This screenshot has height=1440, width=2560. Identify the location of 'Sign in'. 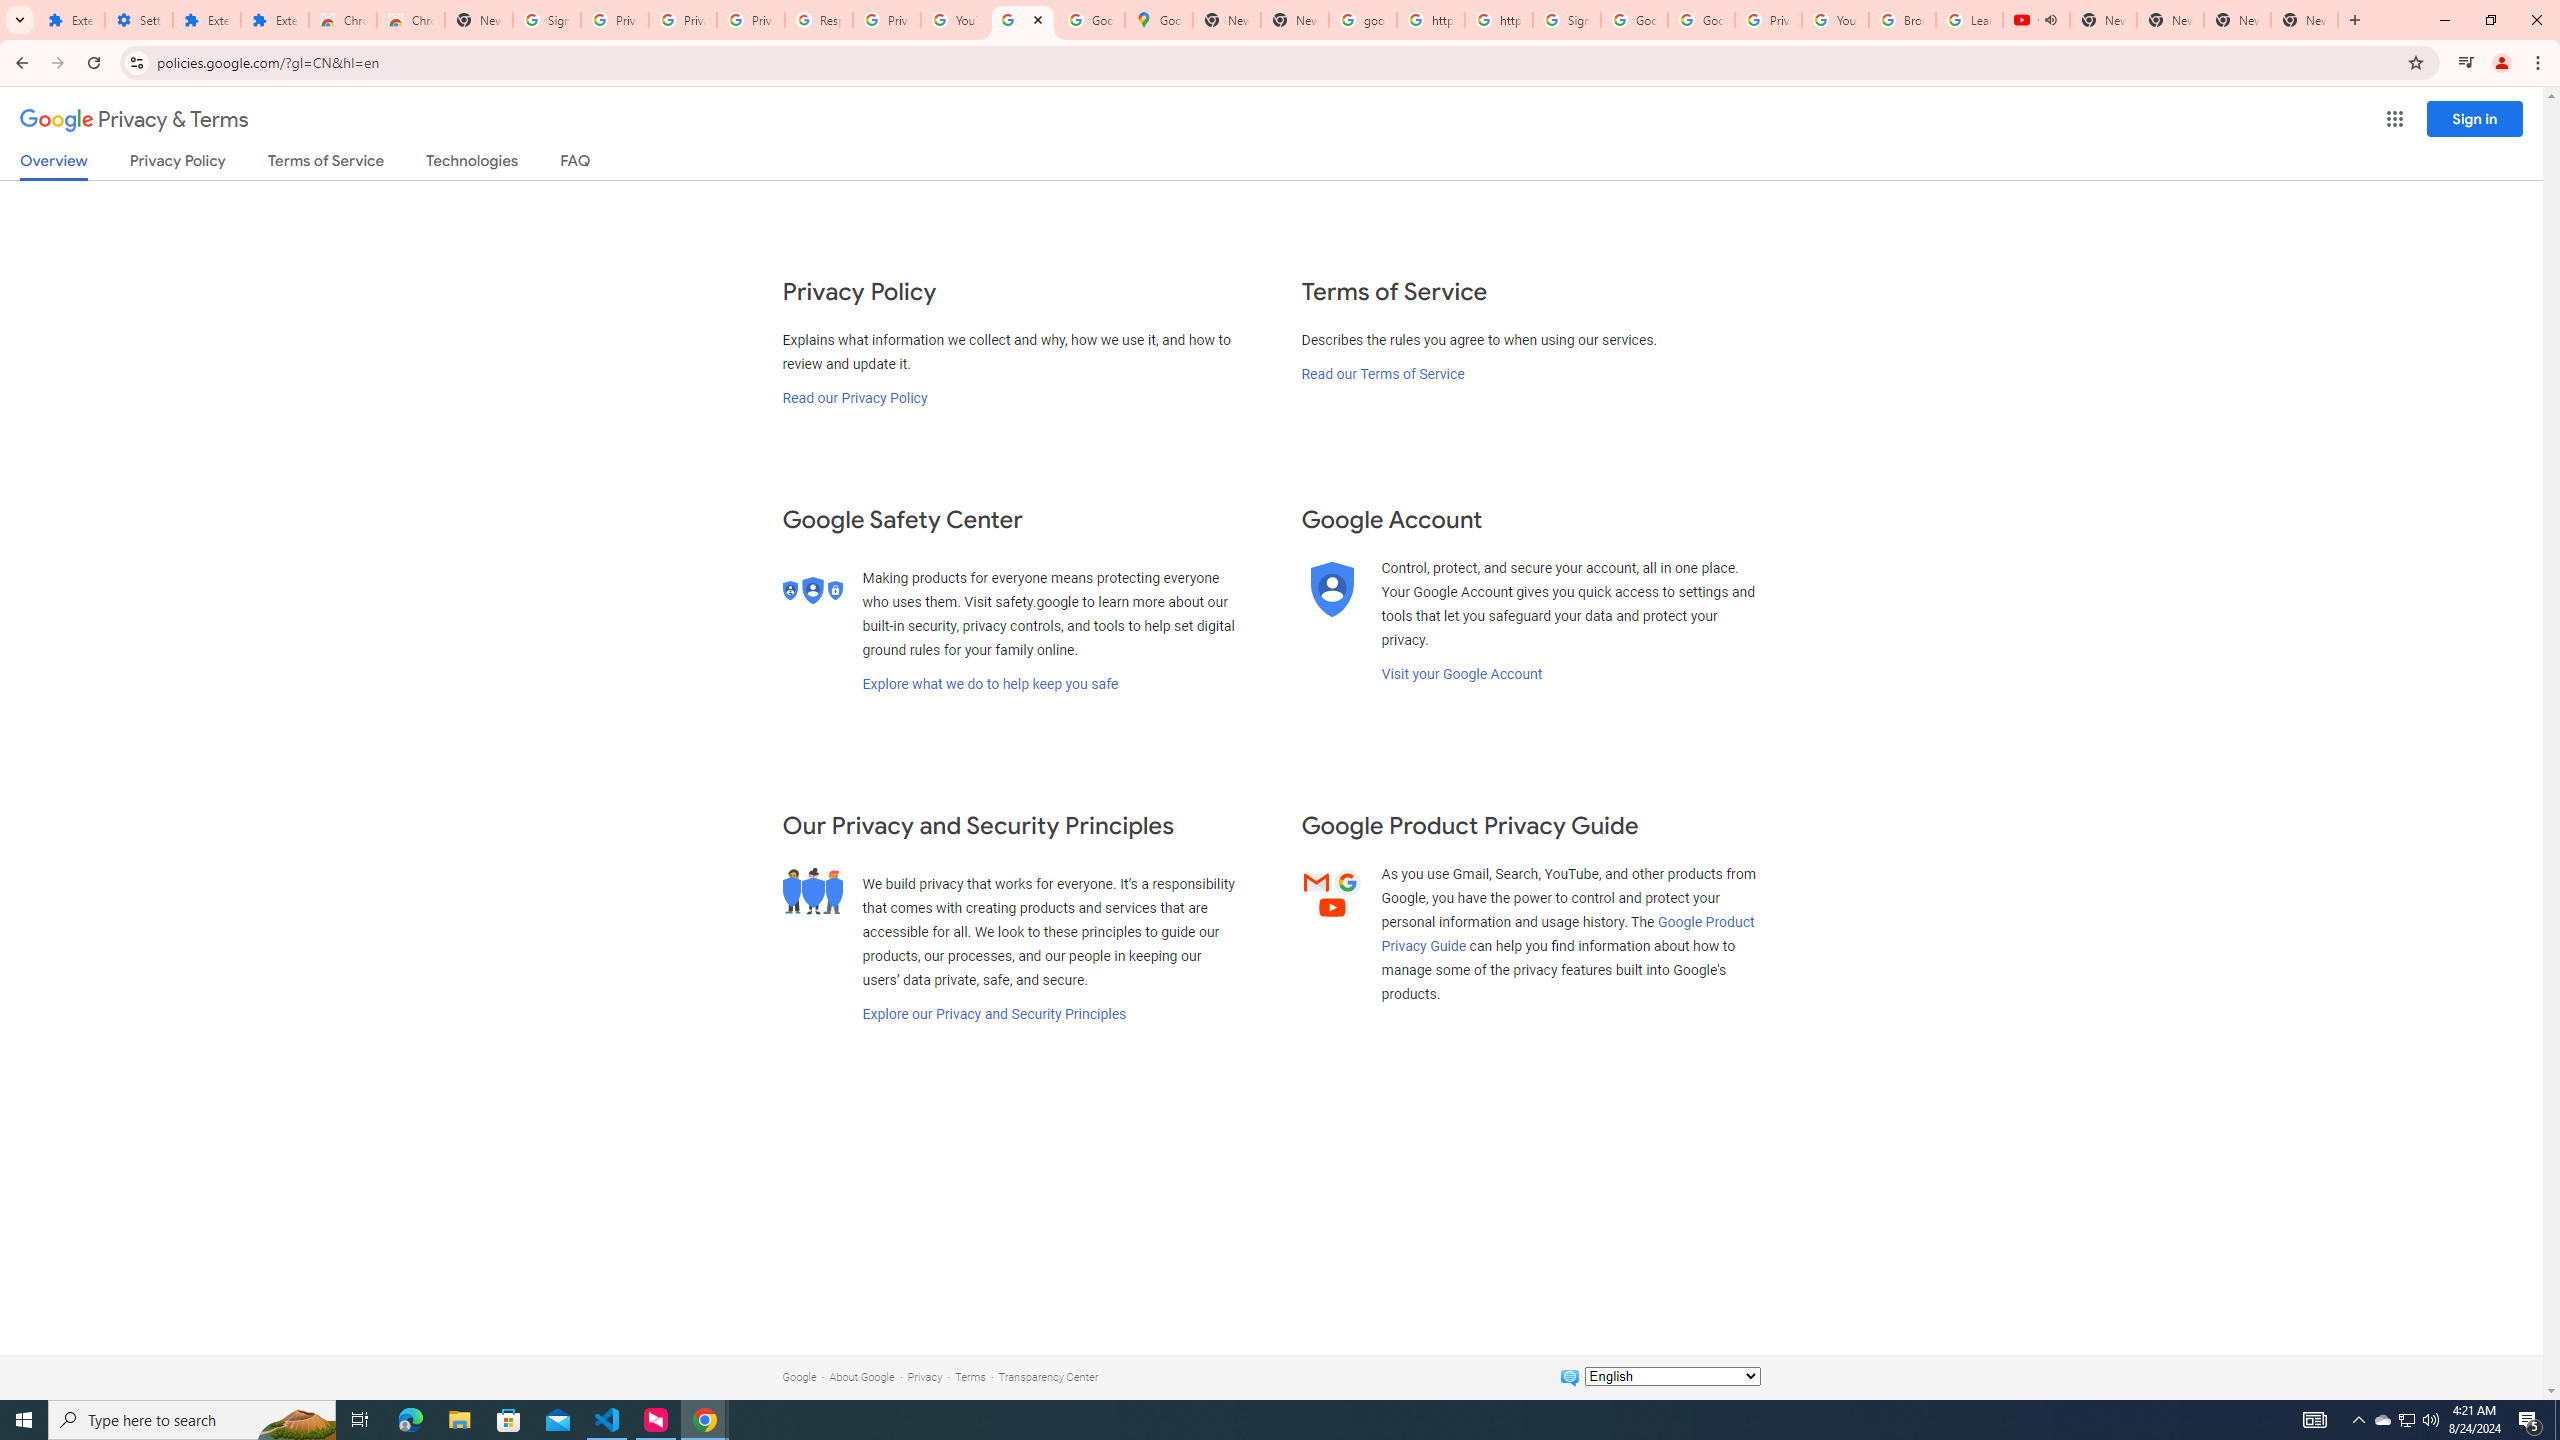
(2474, 118).